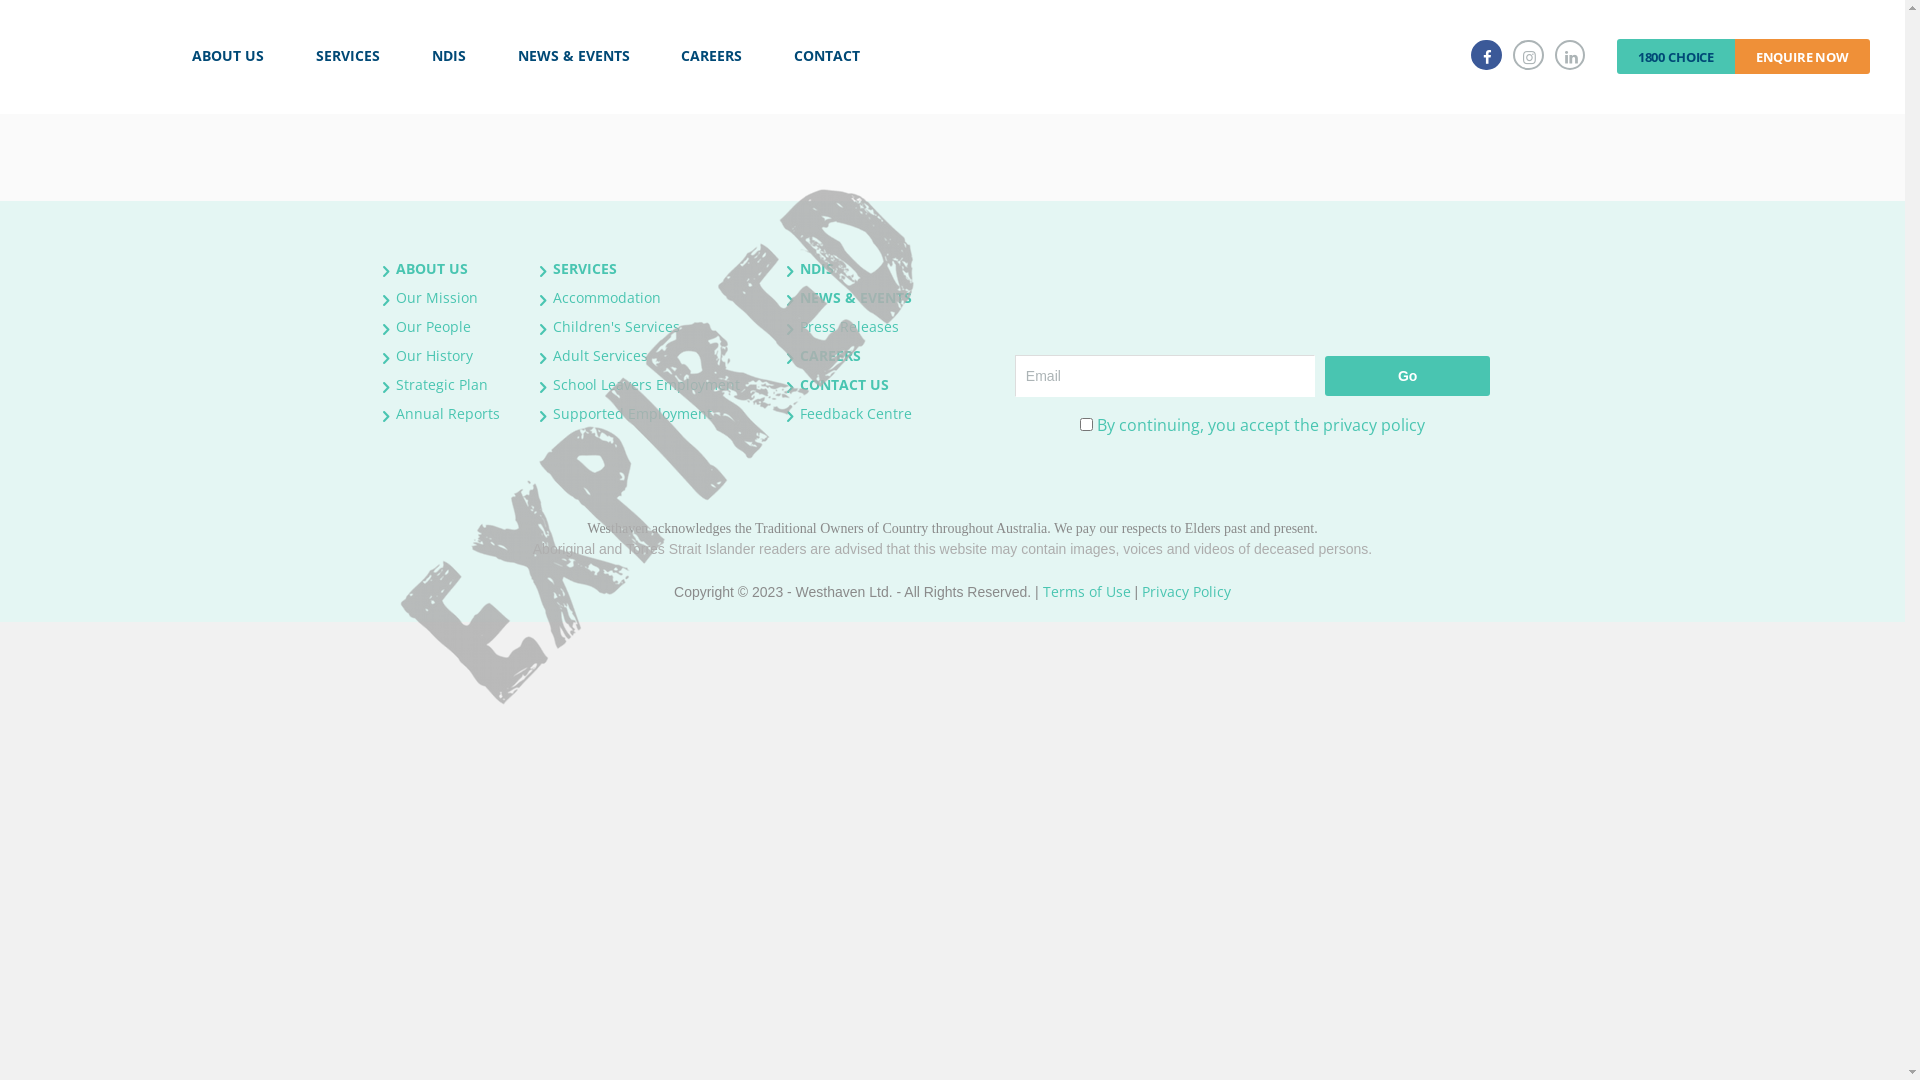 The height and width of the screenshot is (1080, 1920). I want to click on 'SERVICES', so click(347, 55).